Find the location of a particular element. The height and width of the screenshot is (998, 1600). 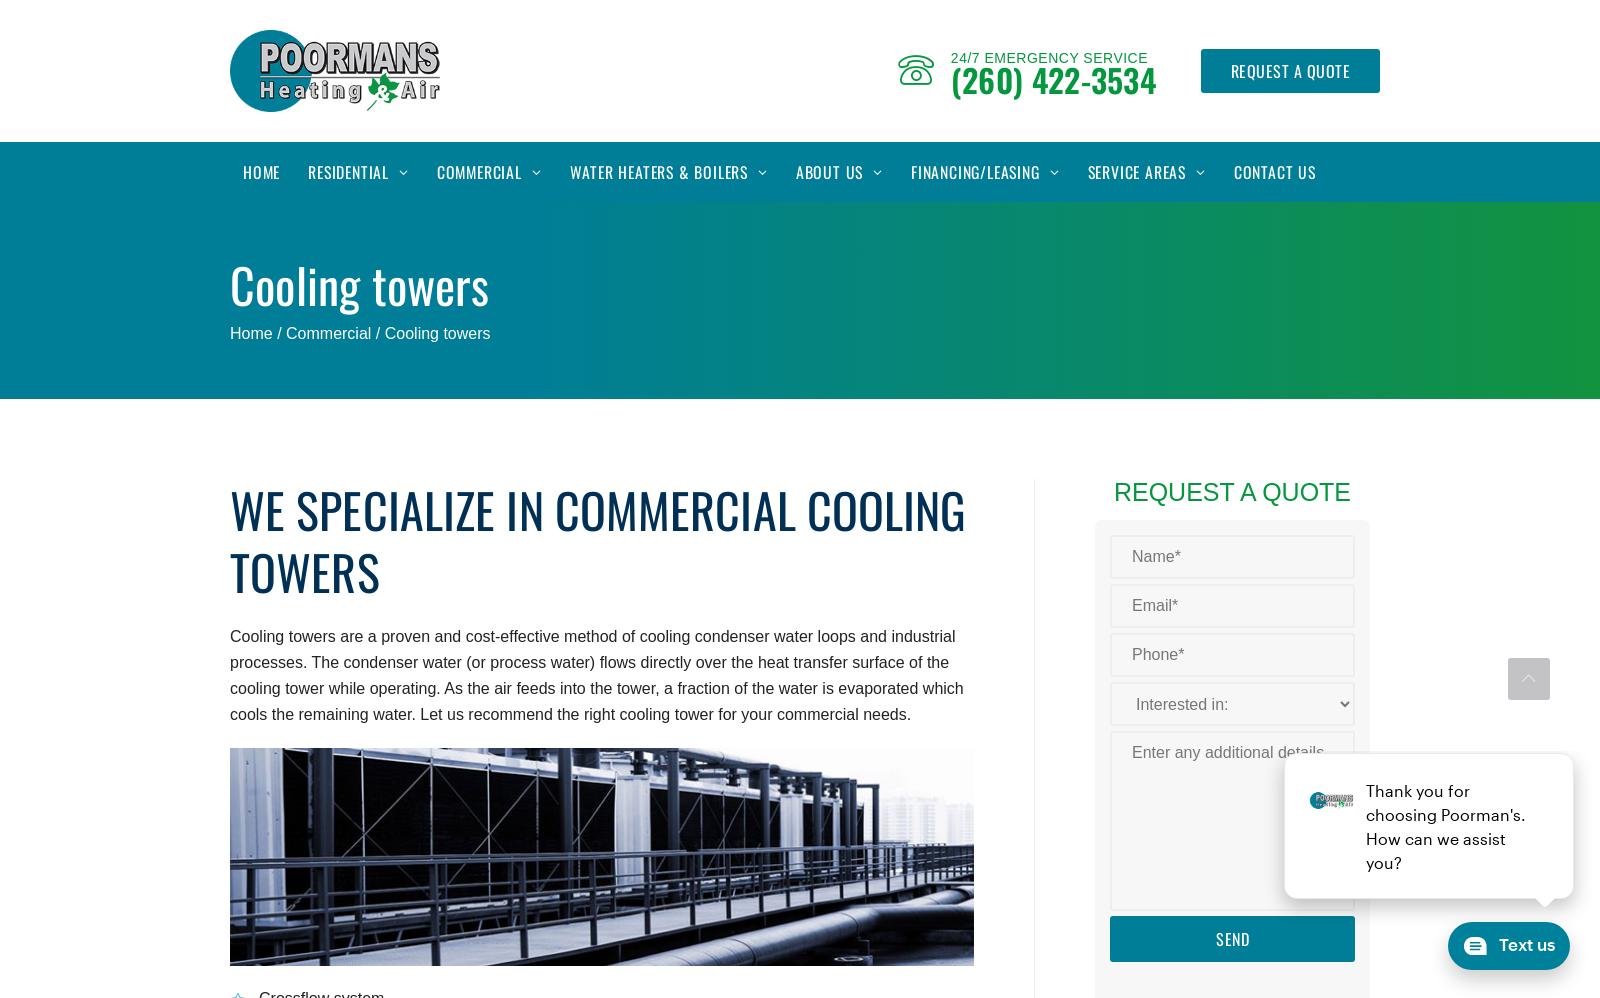

'Auburn, IN' is located at coordinates (1107, 326).